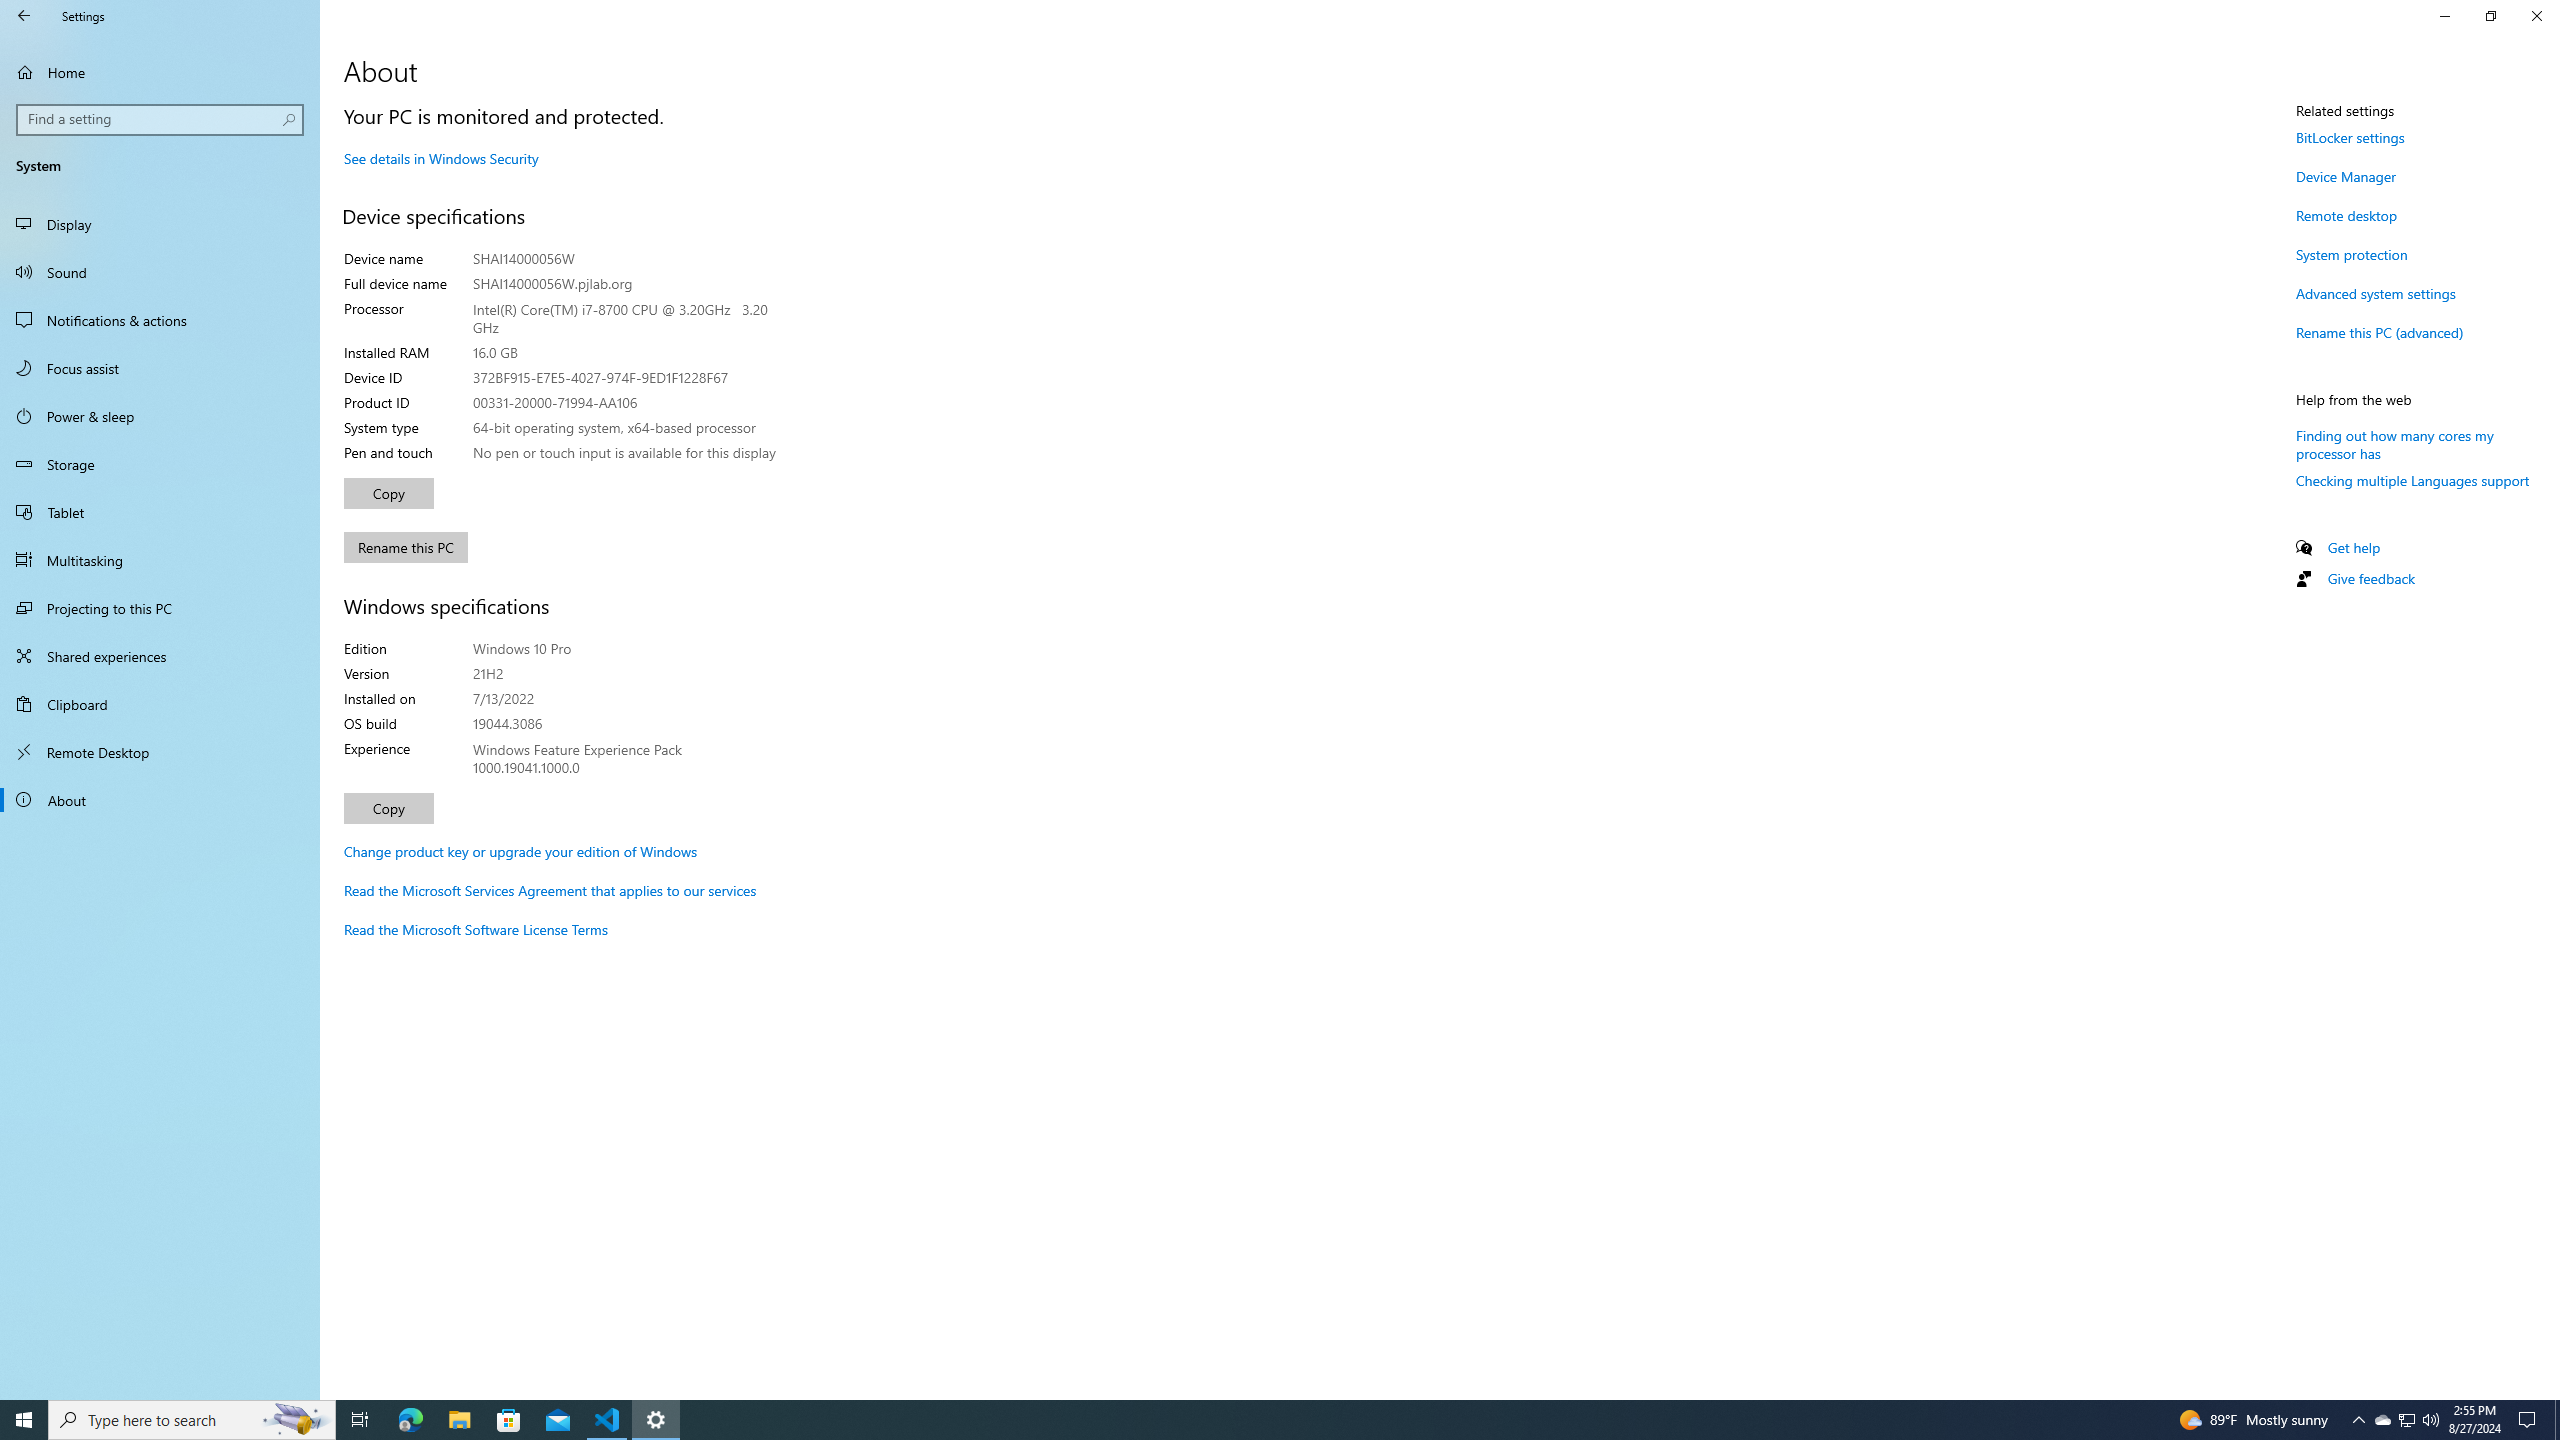 This screenshot has width=2560, height=1440. Describe the element at coordinates (2345, 176) in the screenshot. I see `'Device Manager'` at that location.